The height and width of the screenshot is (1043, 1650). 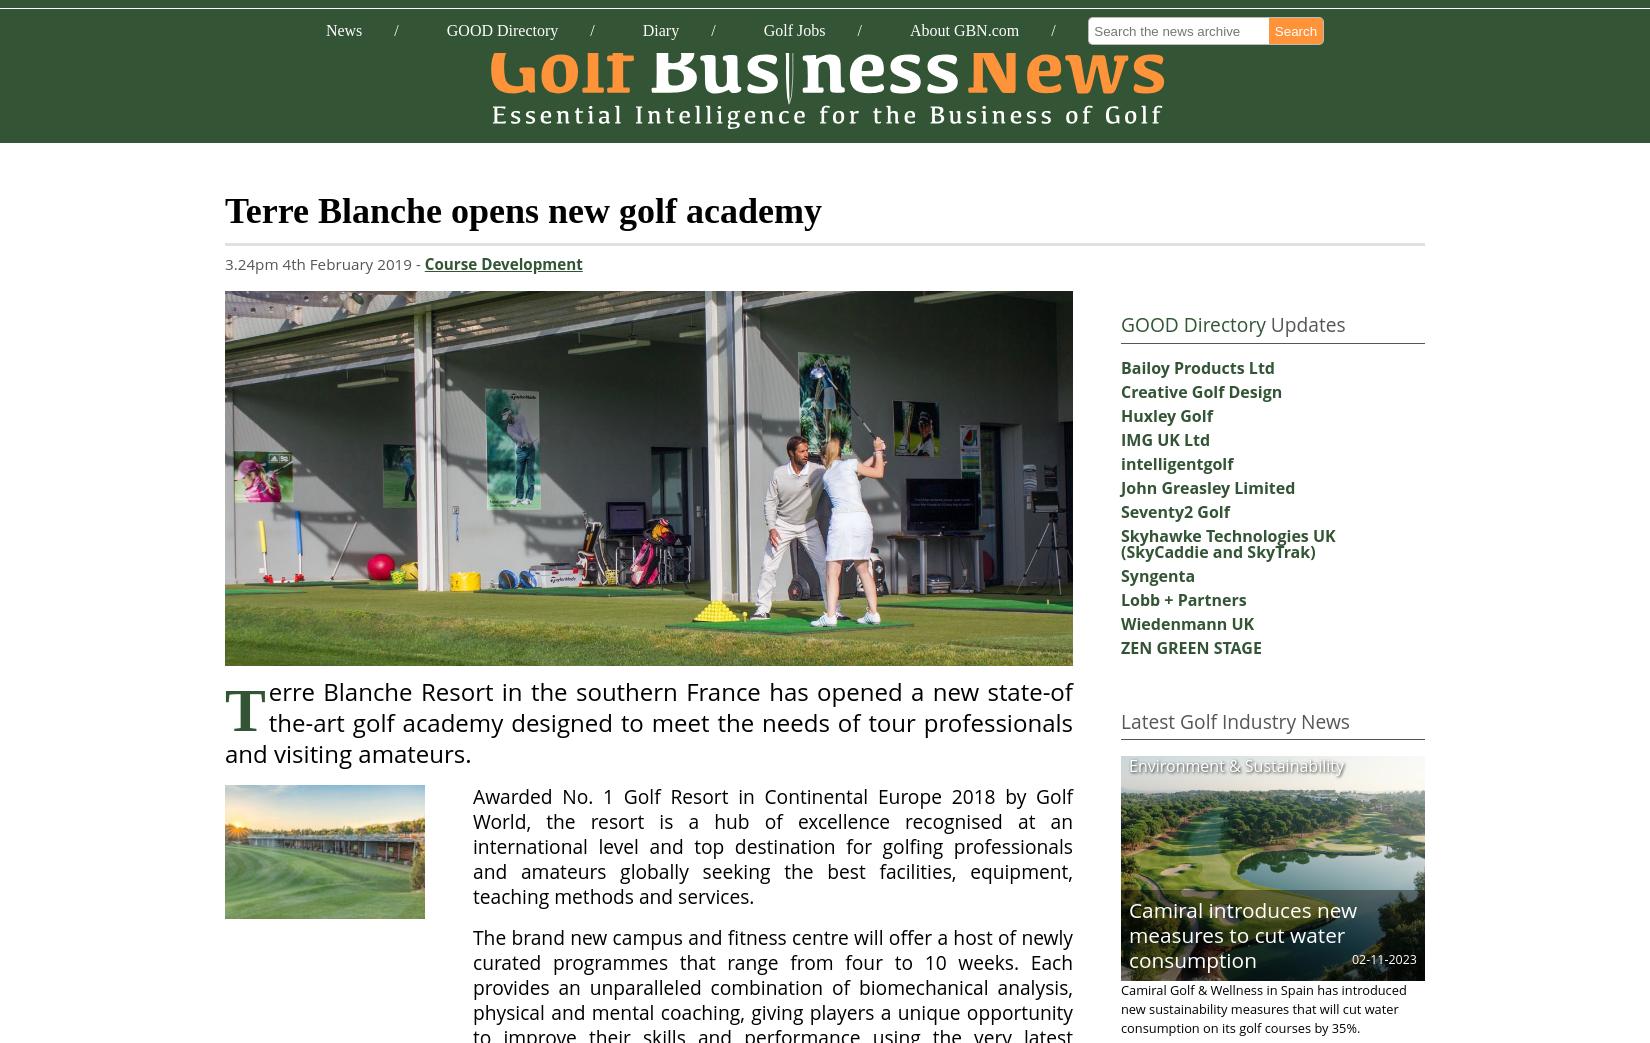 I want to click on 'Terre Blanche Resort in the southern France has opened a new state-of the-art golf academy designed to meet the needs of tour professionals and visiting amateurs.', so click(x=647, y=721).